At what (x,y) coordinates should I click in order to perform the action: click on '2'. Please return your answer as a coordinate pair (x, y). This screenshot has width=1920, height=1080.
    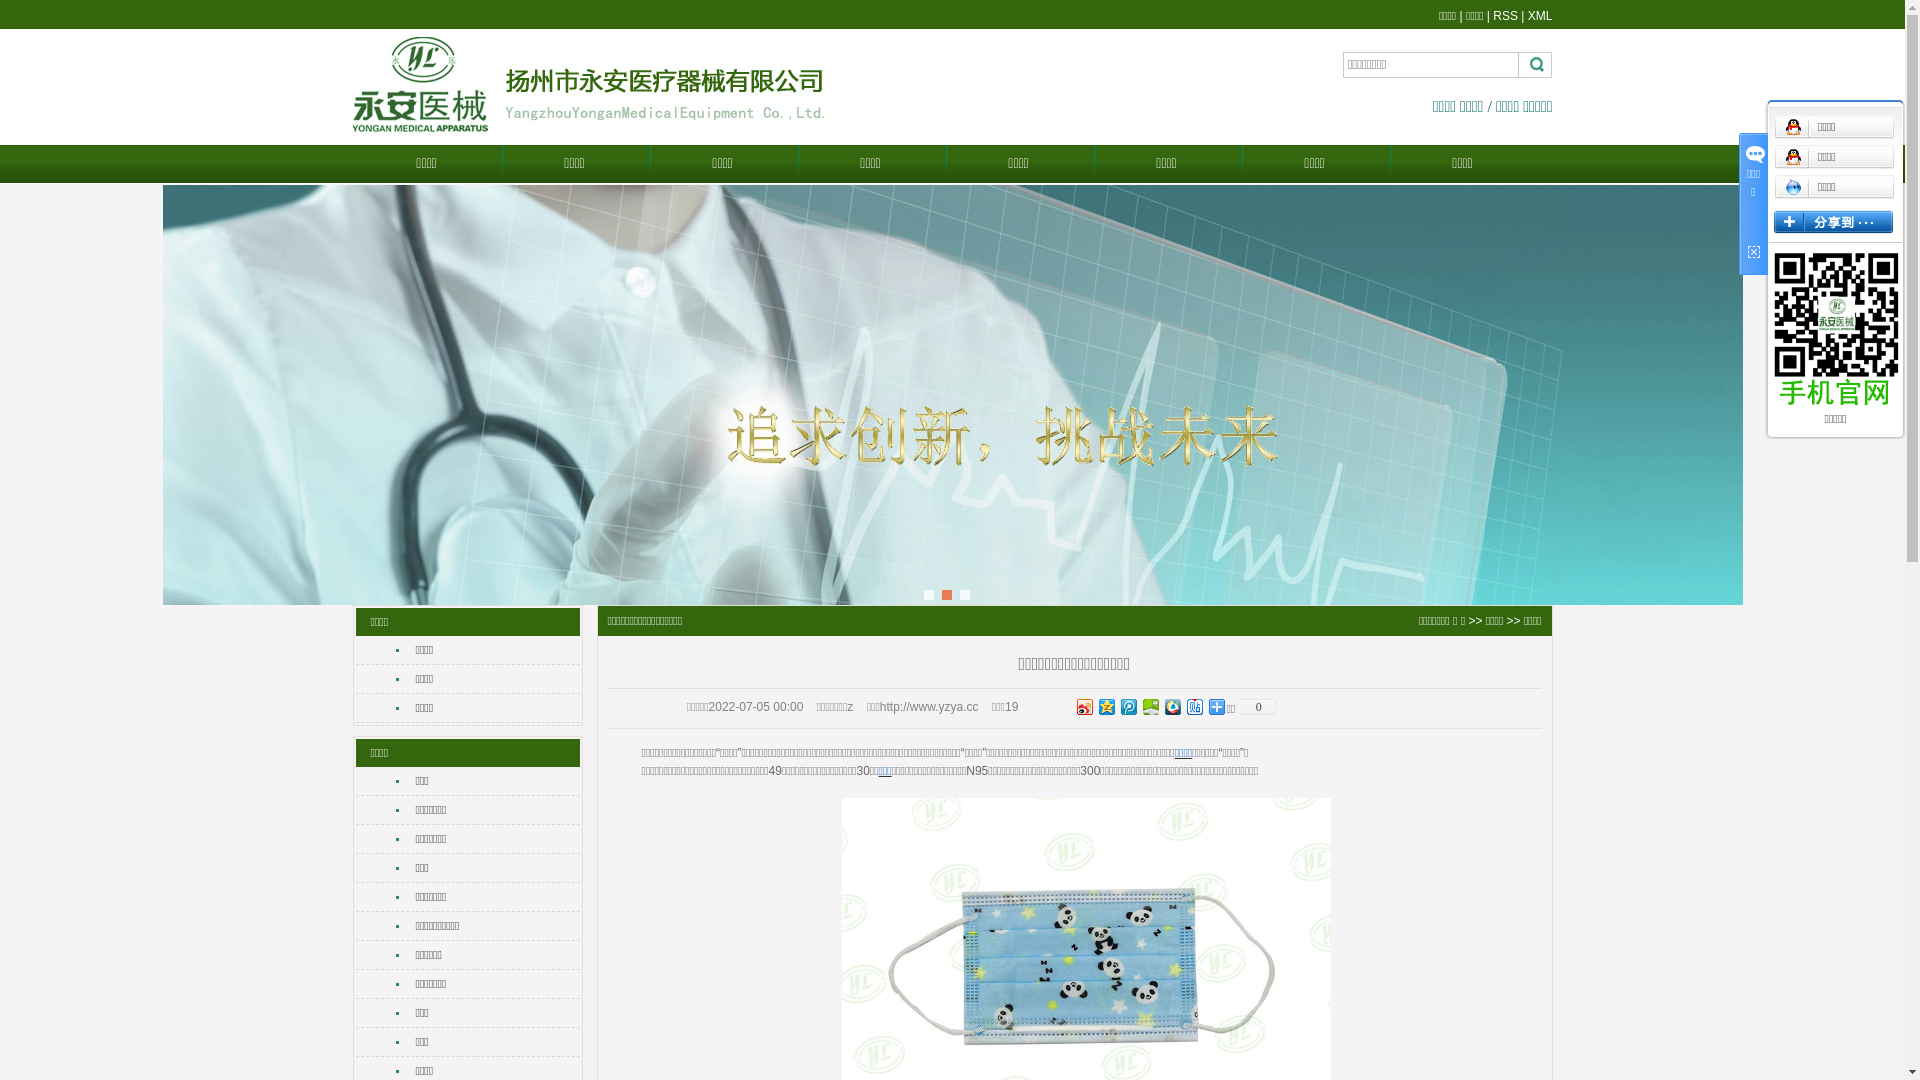
    Looking at the image, I should click on (945, 593).